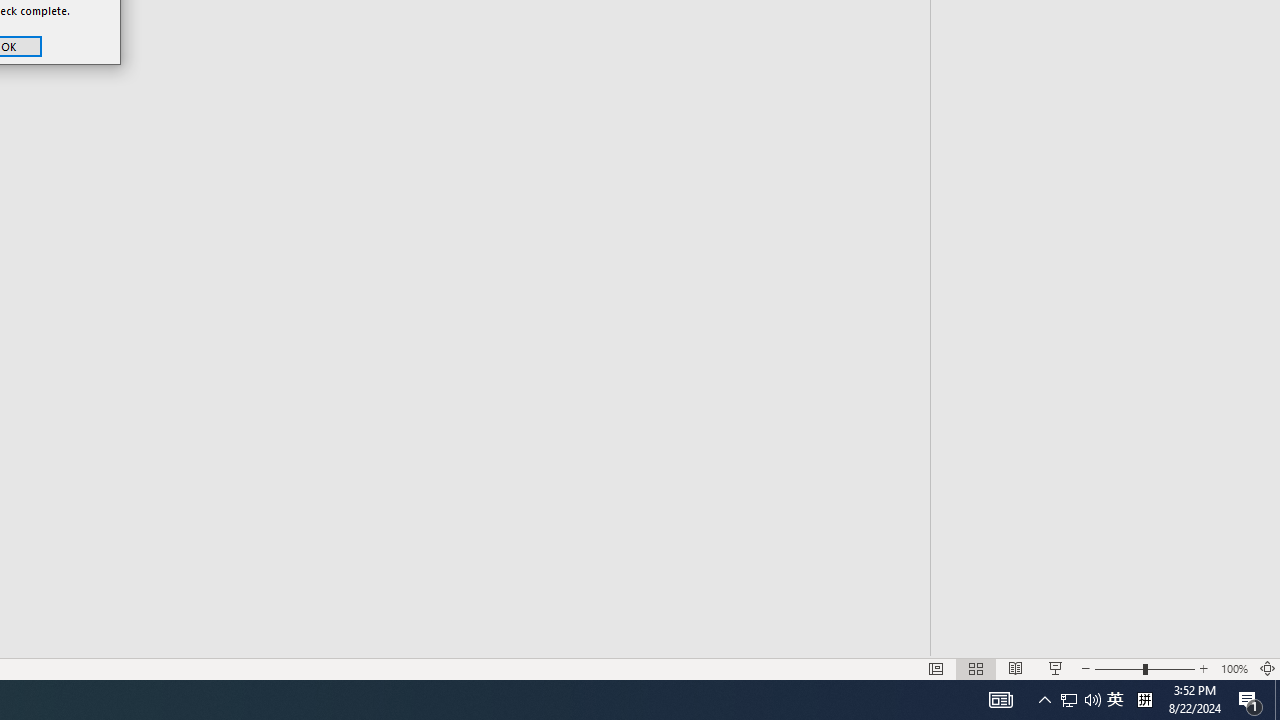 The image size is (1280, 720). What do you see at coordinates (1233, 669) in the screenshot?
I see `'Zoom 100%'` at bounding box center [1233, 669].